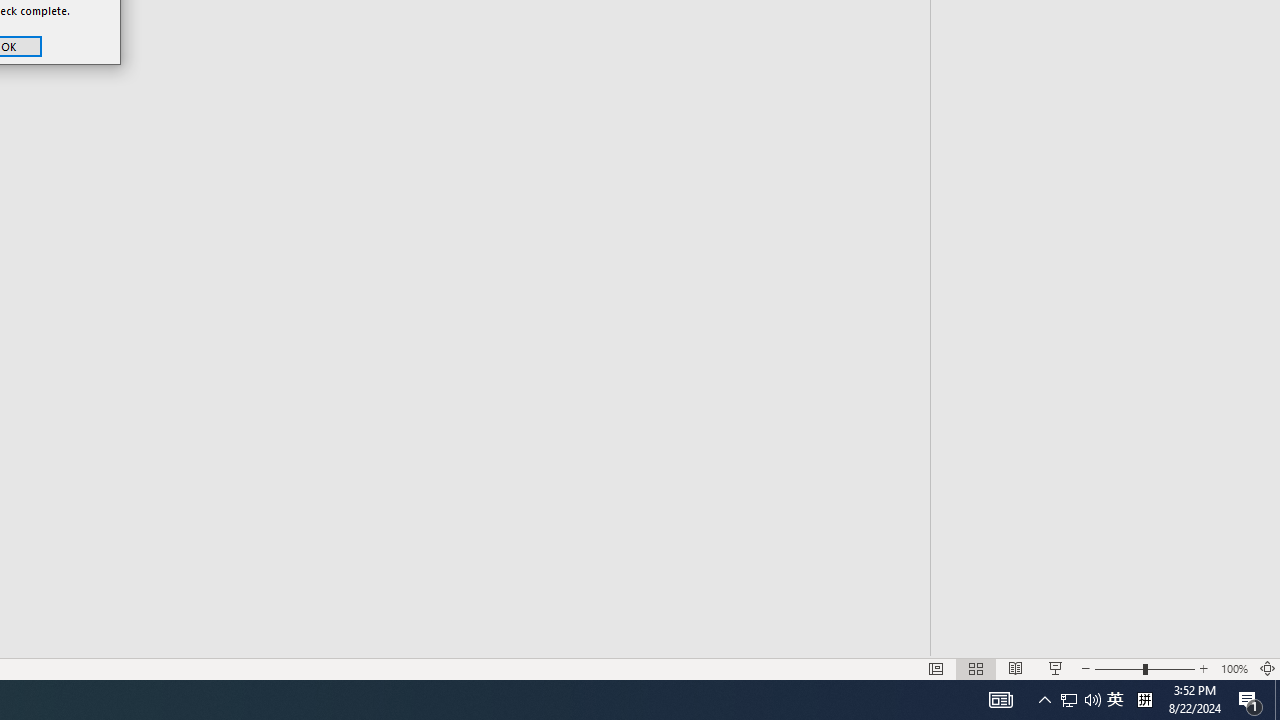 The image size is (1280, 720). What do you see at coordinates (1233, 669) in the screenshot?
I see `'Zoom 100%'` at bounding box center [1233, 669].